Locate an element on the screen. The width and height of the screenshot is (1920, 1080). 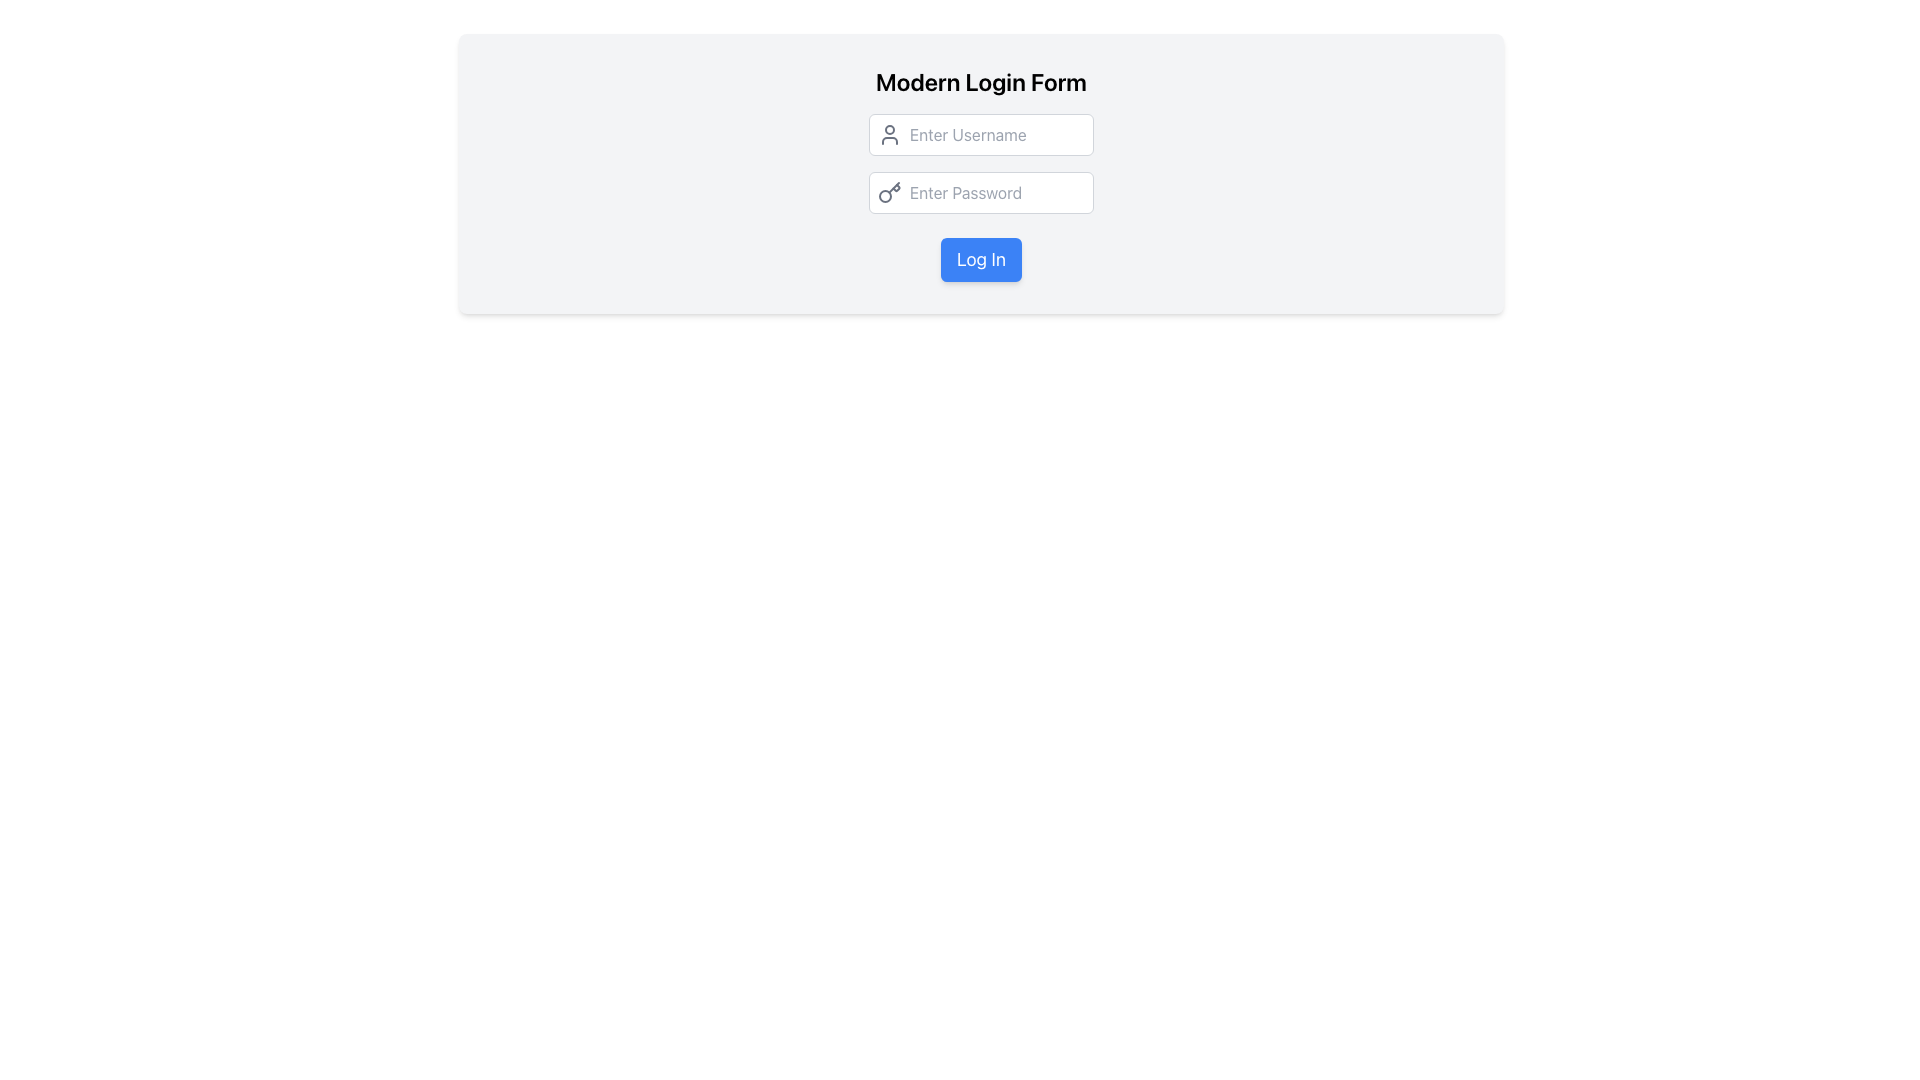
the user icon, which is a simple outline of a person styled in gray, located to the left of the 'Enter Username' text input field is located at coordinates (888, 135).